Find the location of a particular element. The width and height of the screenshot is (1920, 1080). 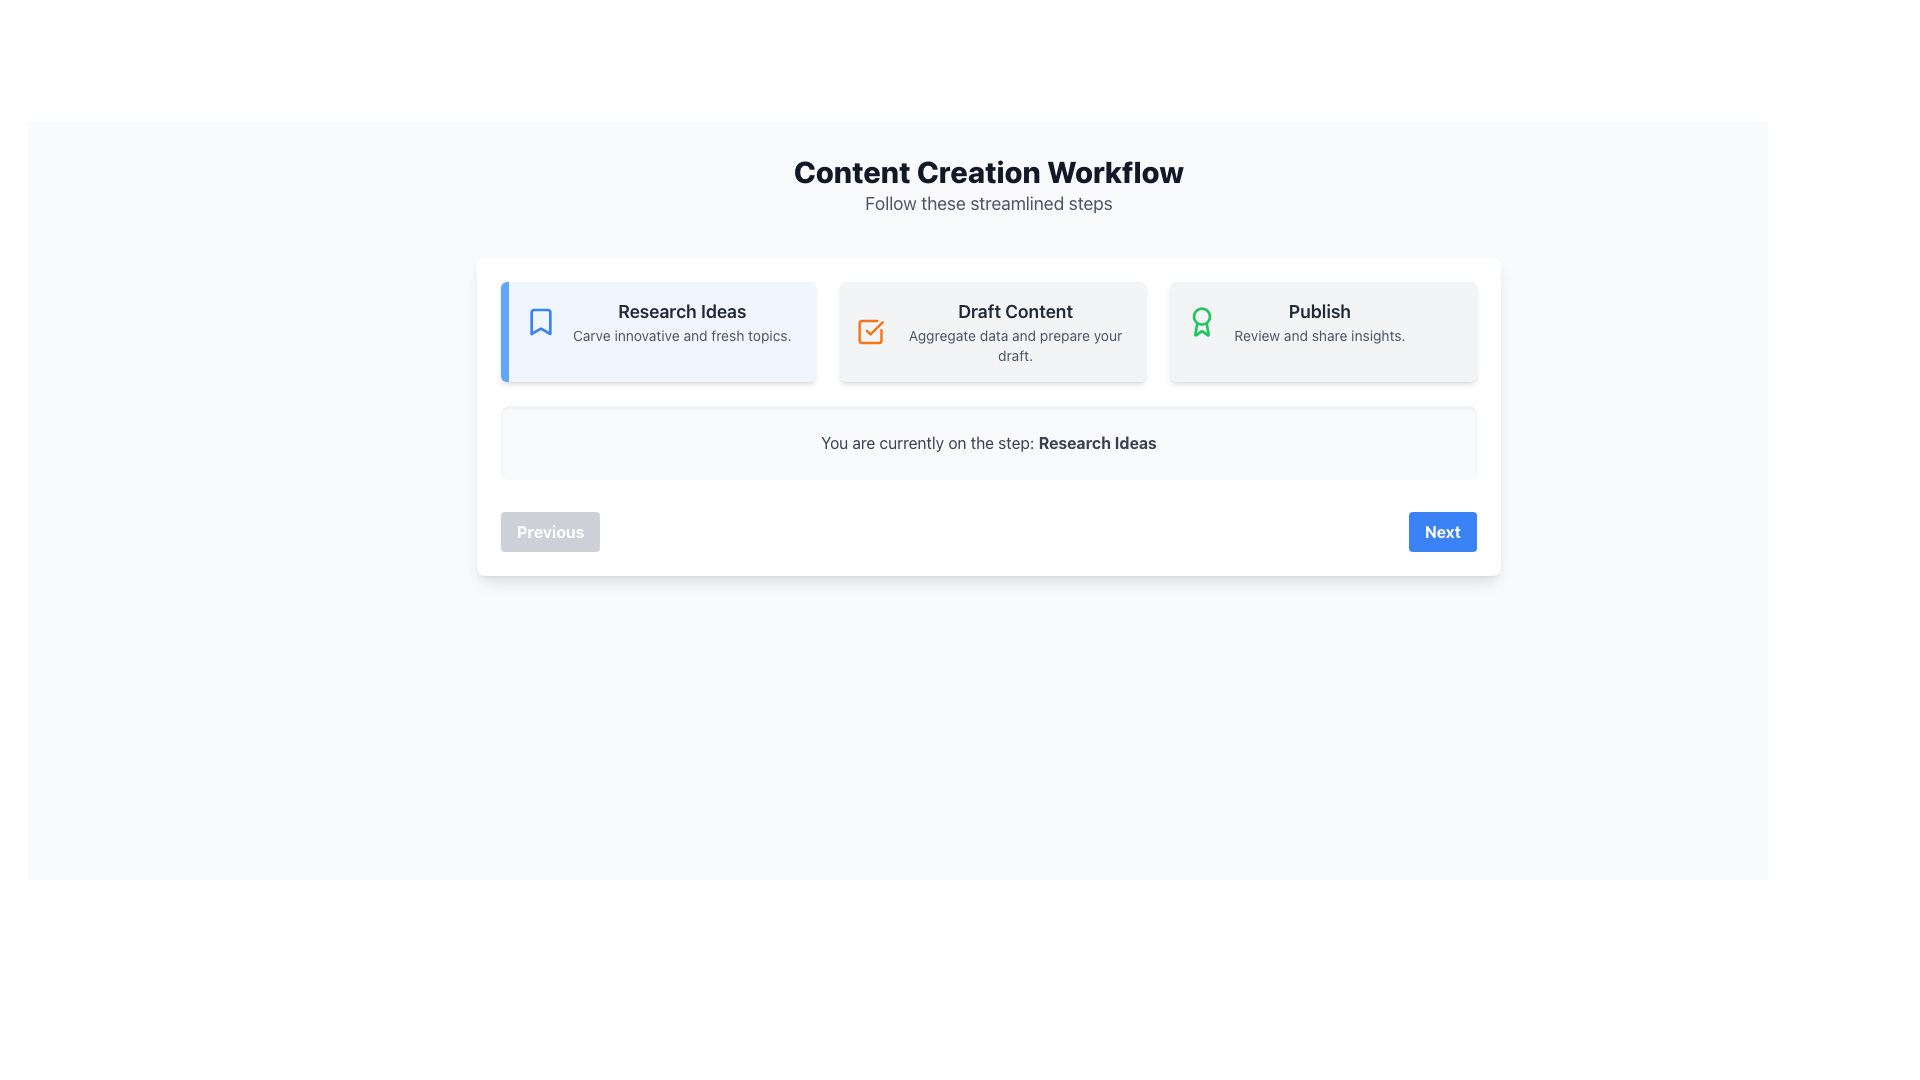

the 'Next' button located at the bottom-right corner of the visible form section is located at coordinates (1442, 531).